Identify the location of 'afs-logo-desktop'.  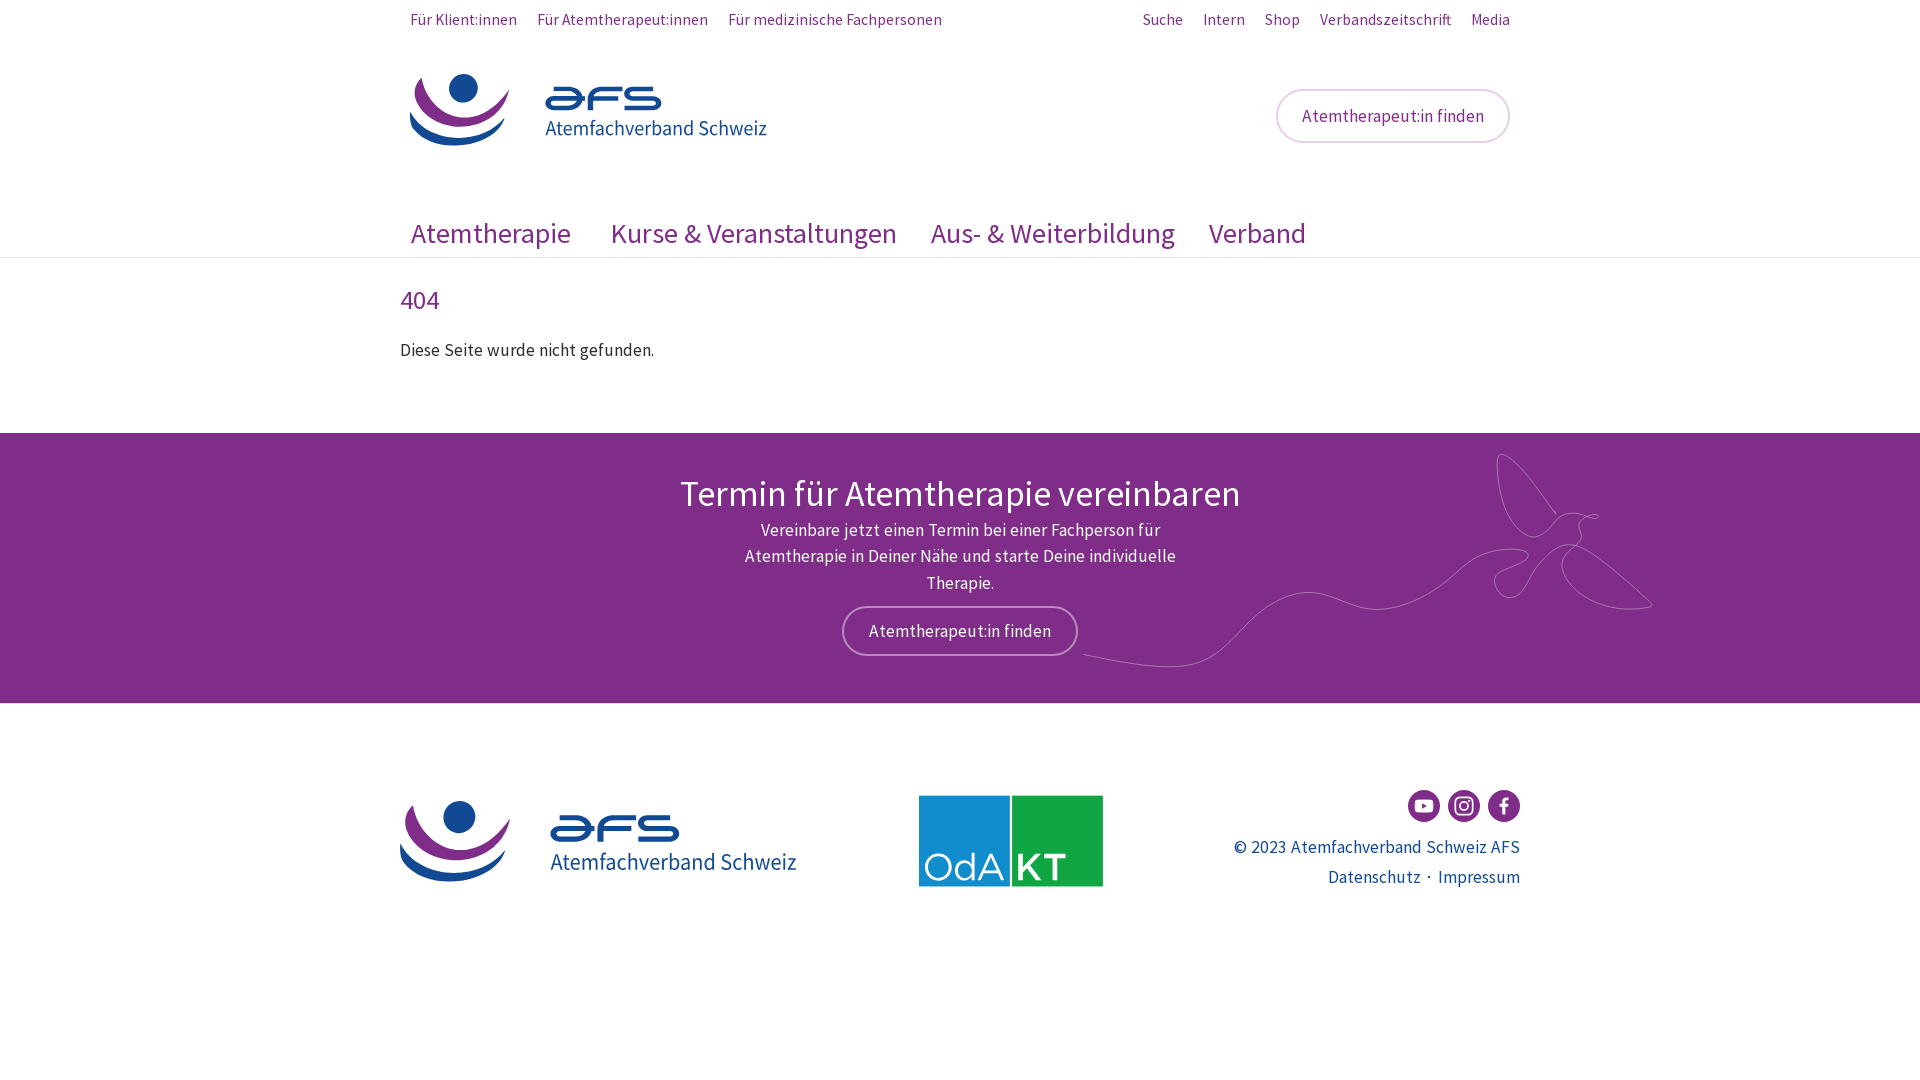
(408, 110).